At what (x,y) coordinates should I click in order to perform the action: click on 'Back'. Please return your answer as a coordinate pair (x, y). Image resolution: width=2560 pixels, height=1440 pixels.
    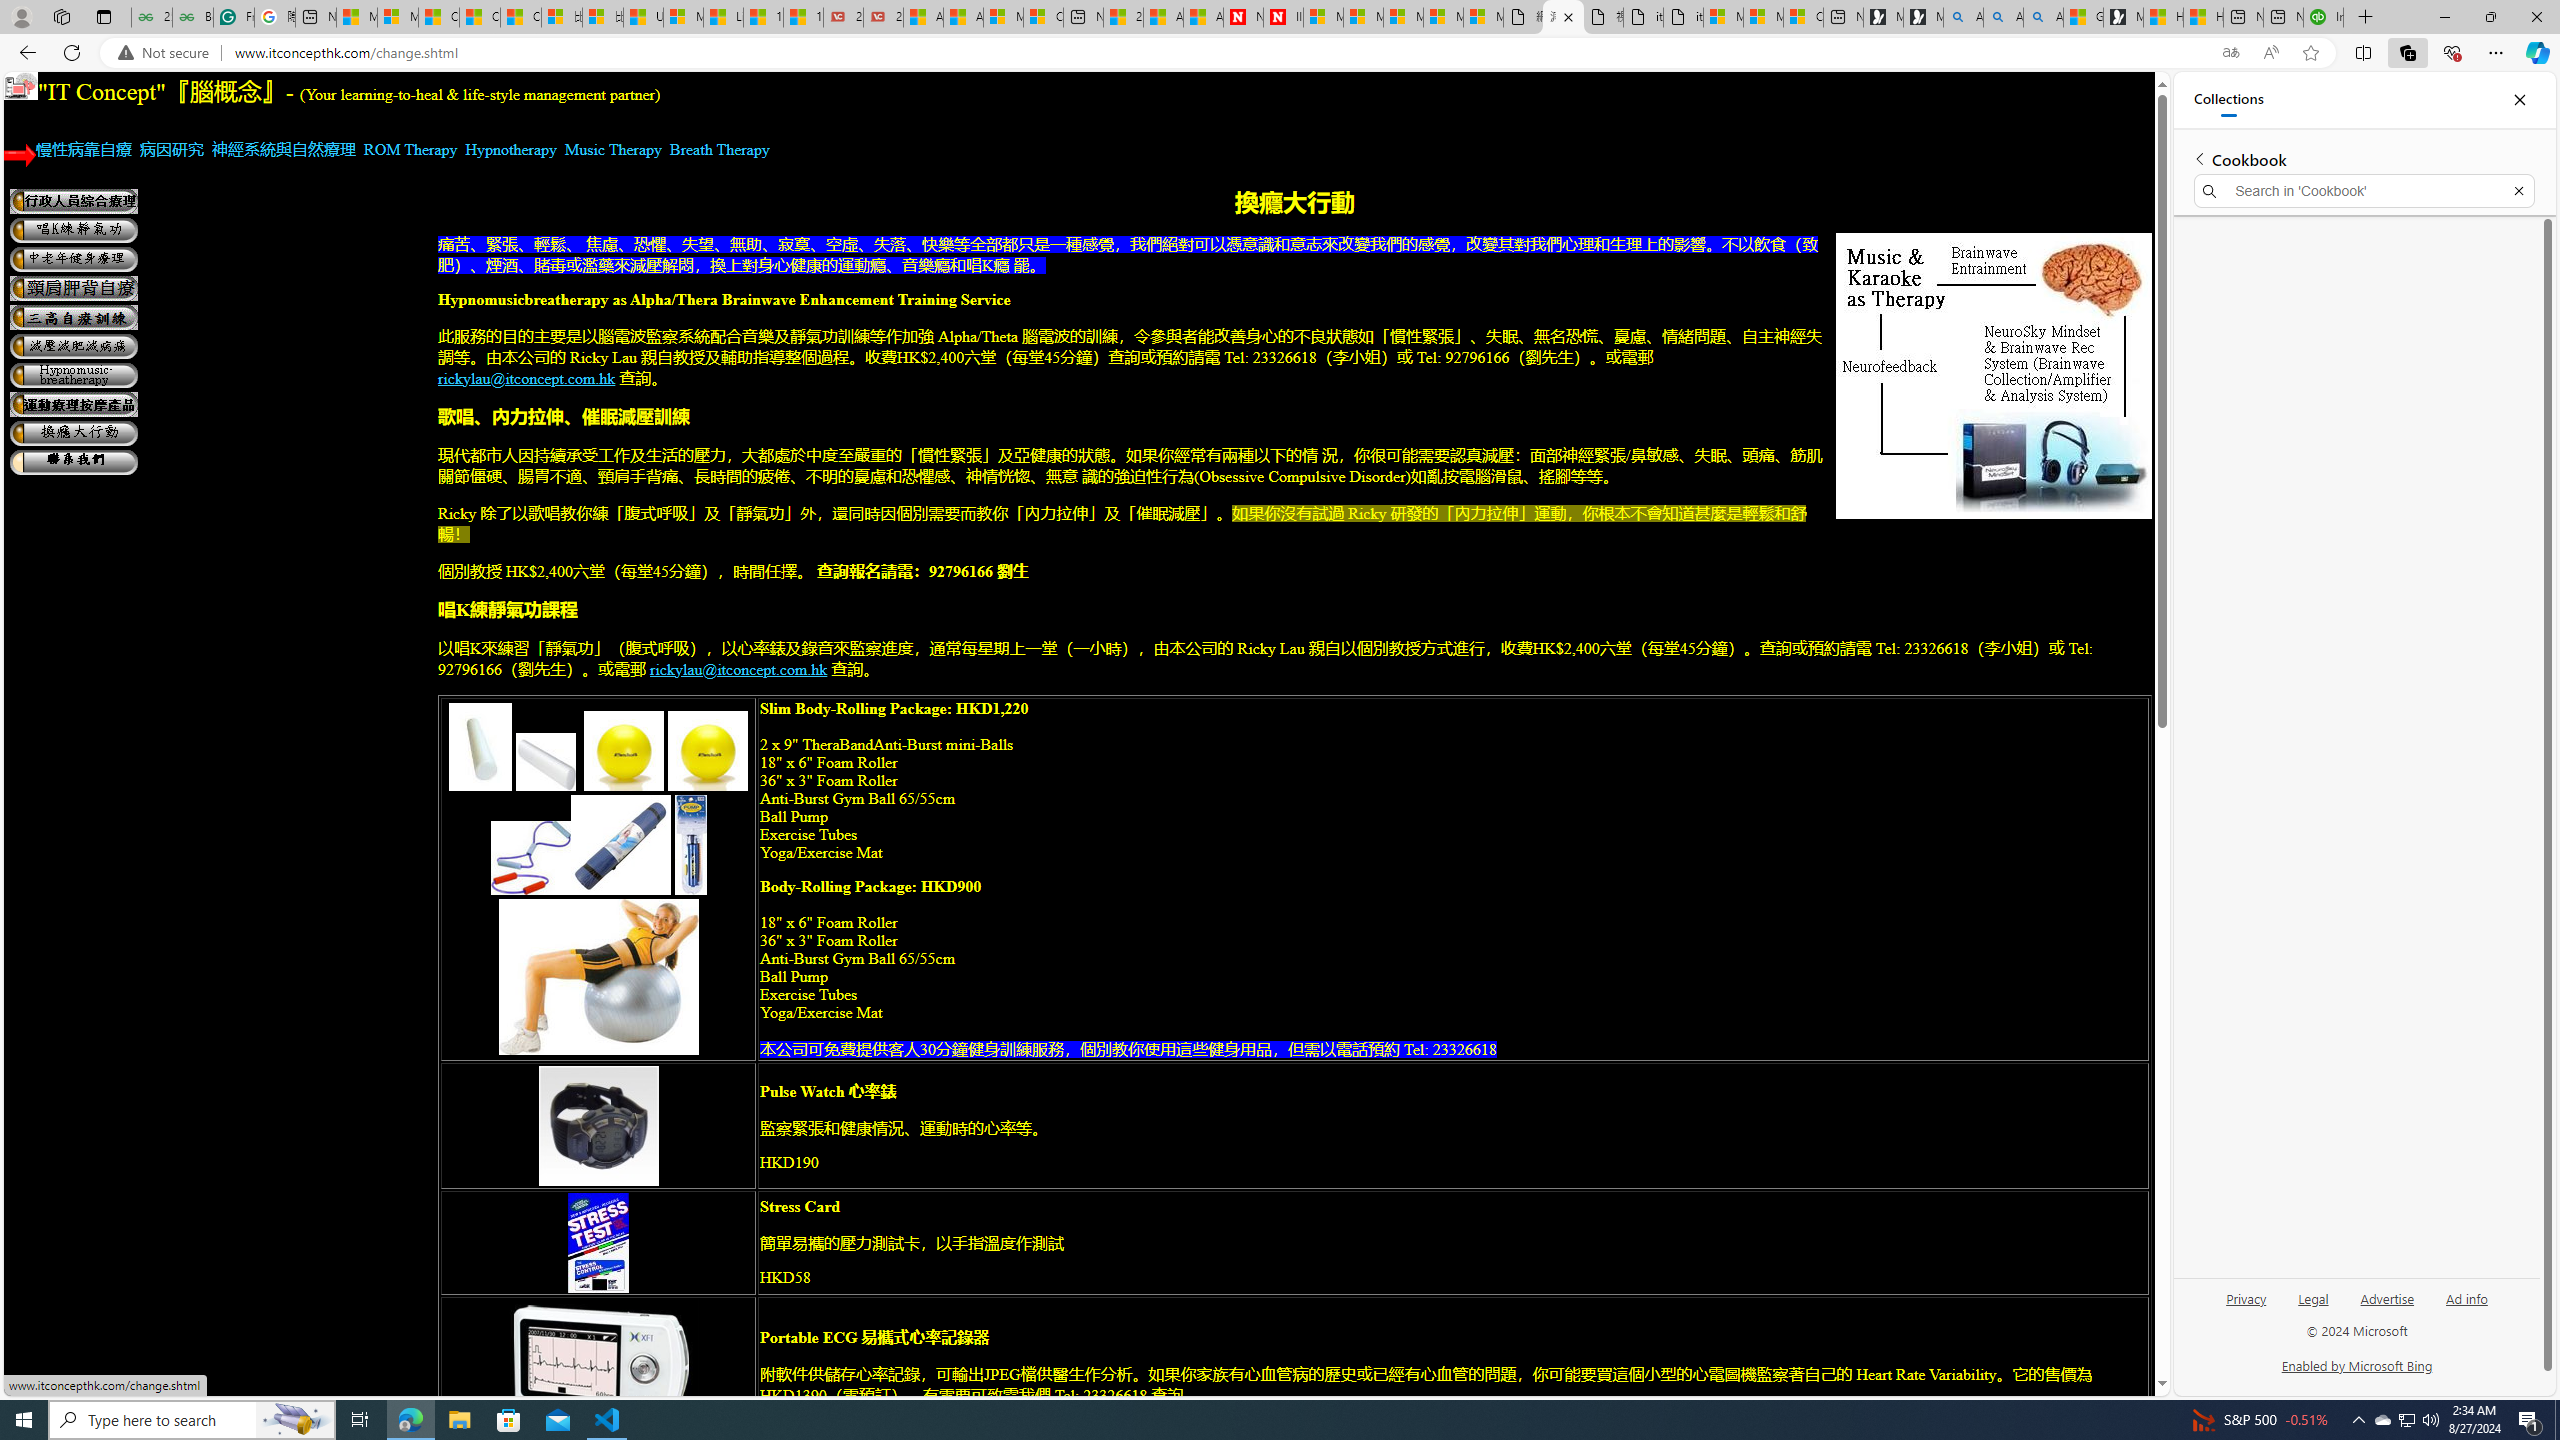
    Looking at the image, I should click on (24, 51).